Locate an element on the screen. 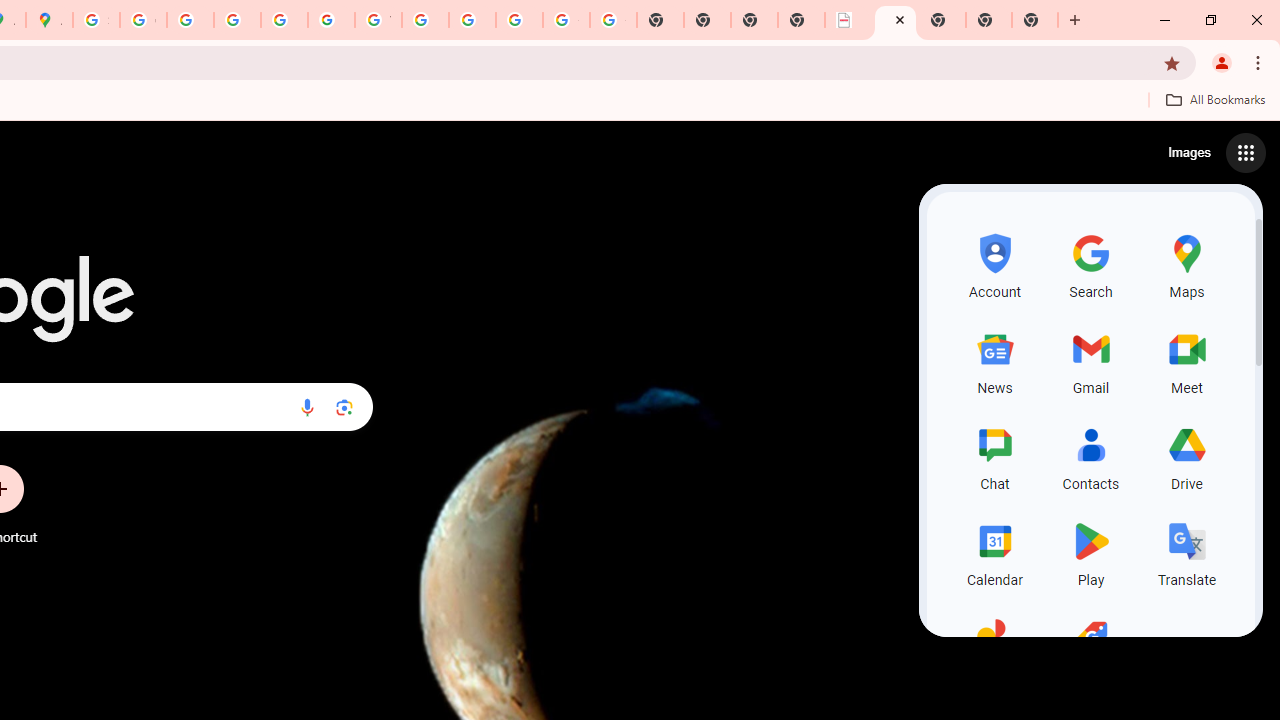  'LAAD Defence & Security 2025 | BAE Systems' is located at coordinates (848, 20).